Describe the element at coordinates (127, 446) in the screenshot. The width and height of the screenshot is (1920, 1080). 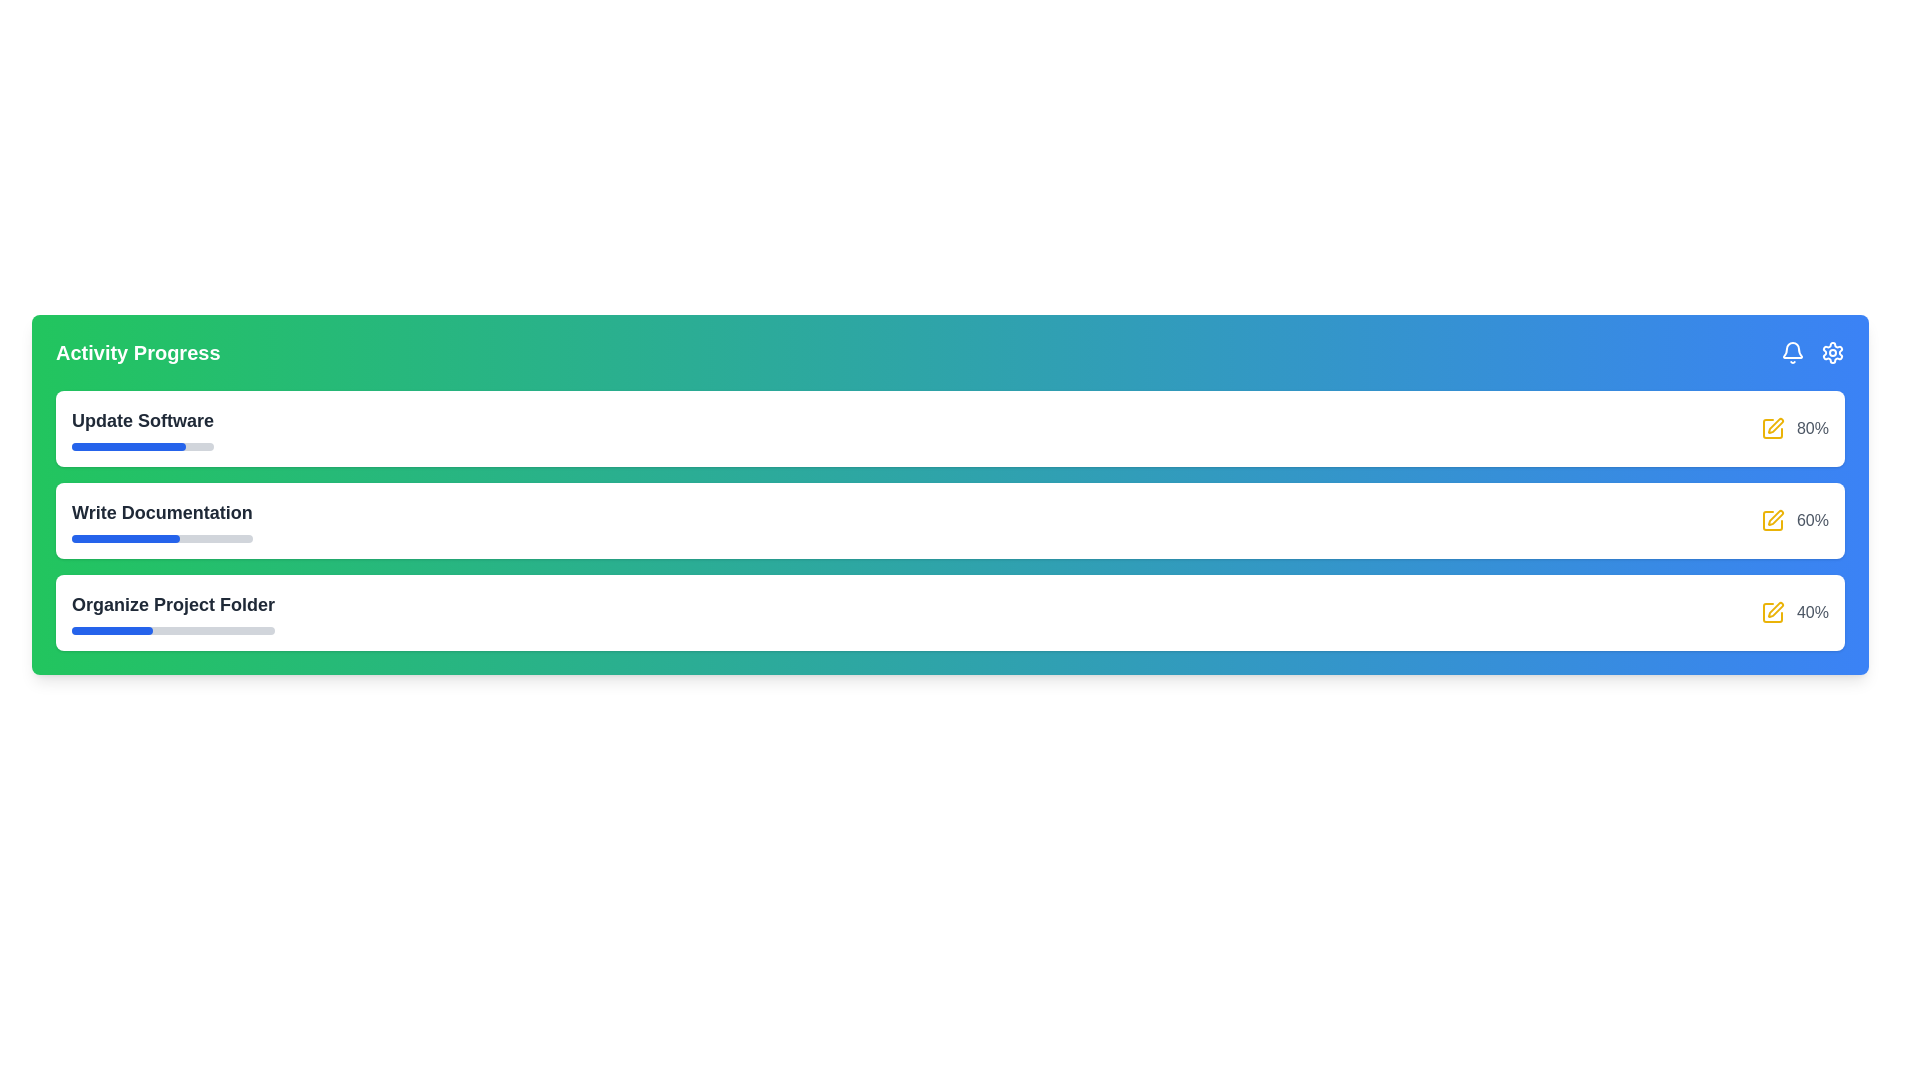
I see `the progress bar segment indicating 80% completion located below the 'Update Software' text` at that location.